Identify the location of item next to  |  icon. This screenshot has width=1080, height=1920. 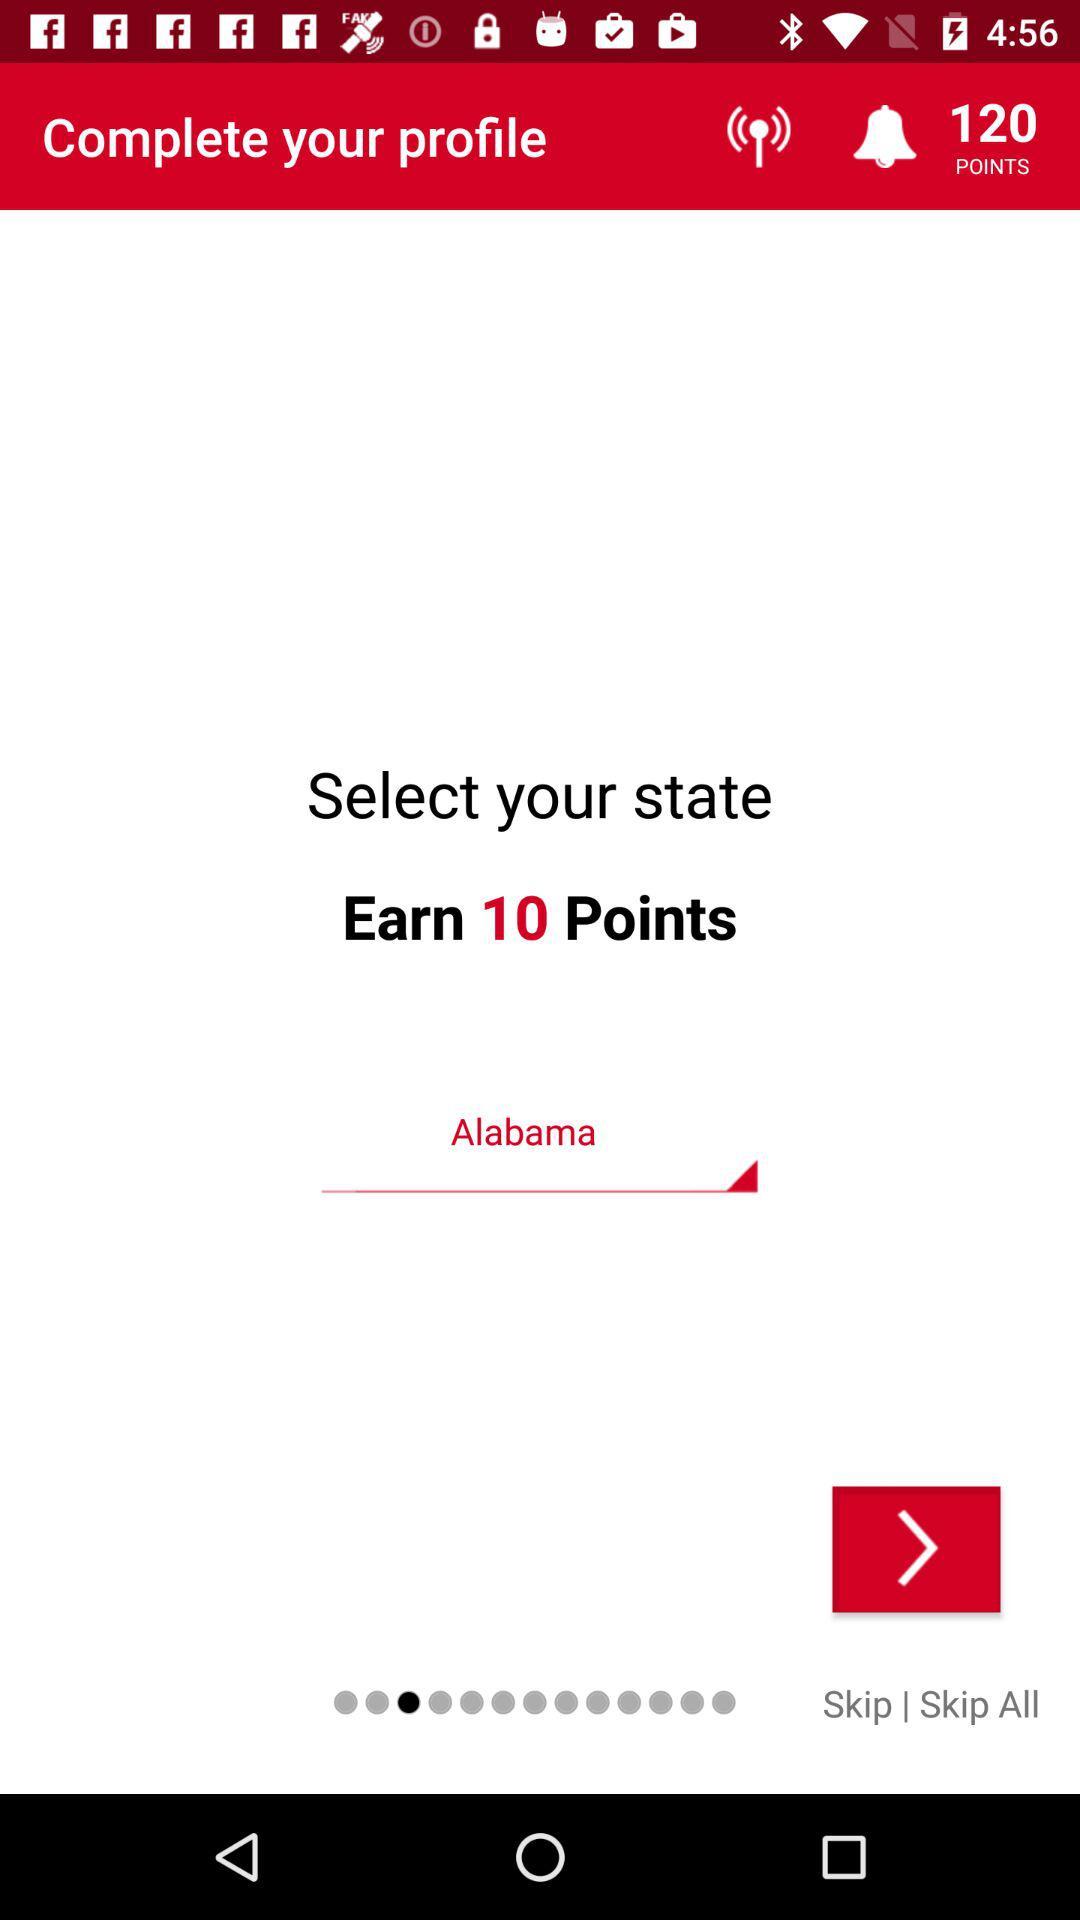
(978, 1702).